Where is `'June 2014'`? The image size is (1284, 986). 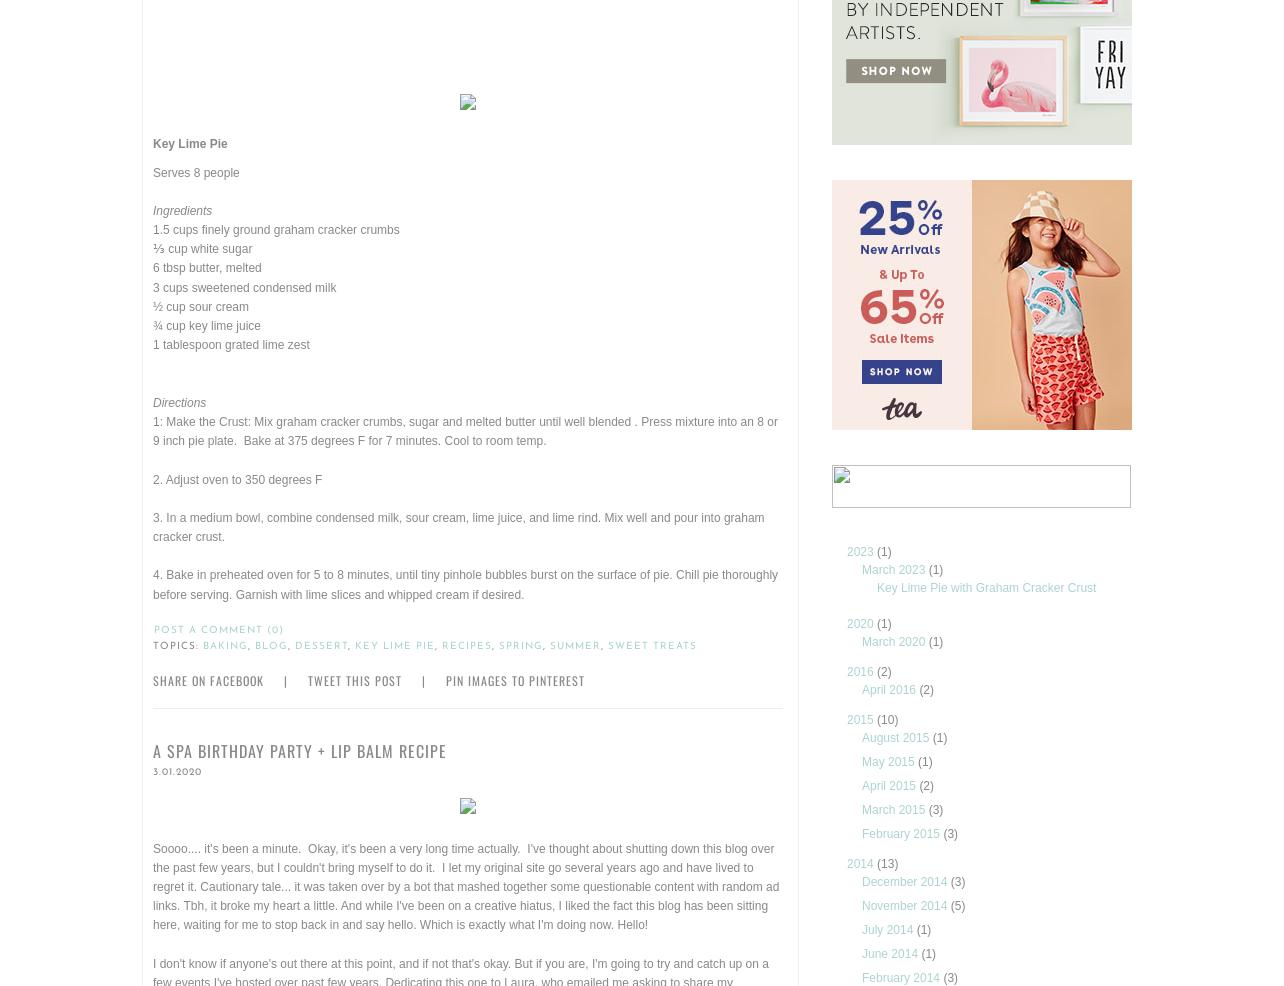
'June 2014' is located at coordinates (890, 953).